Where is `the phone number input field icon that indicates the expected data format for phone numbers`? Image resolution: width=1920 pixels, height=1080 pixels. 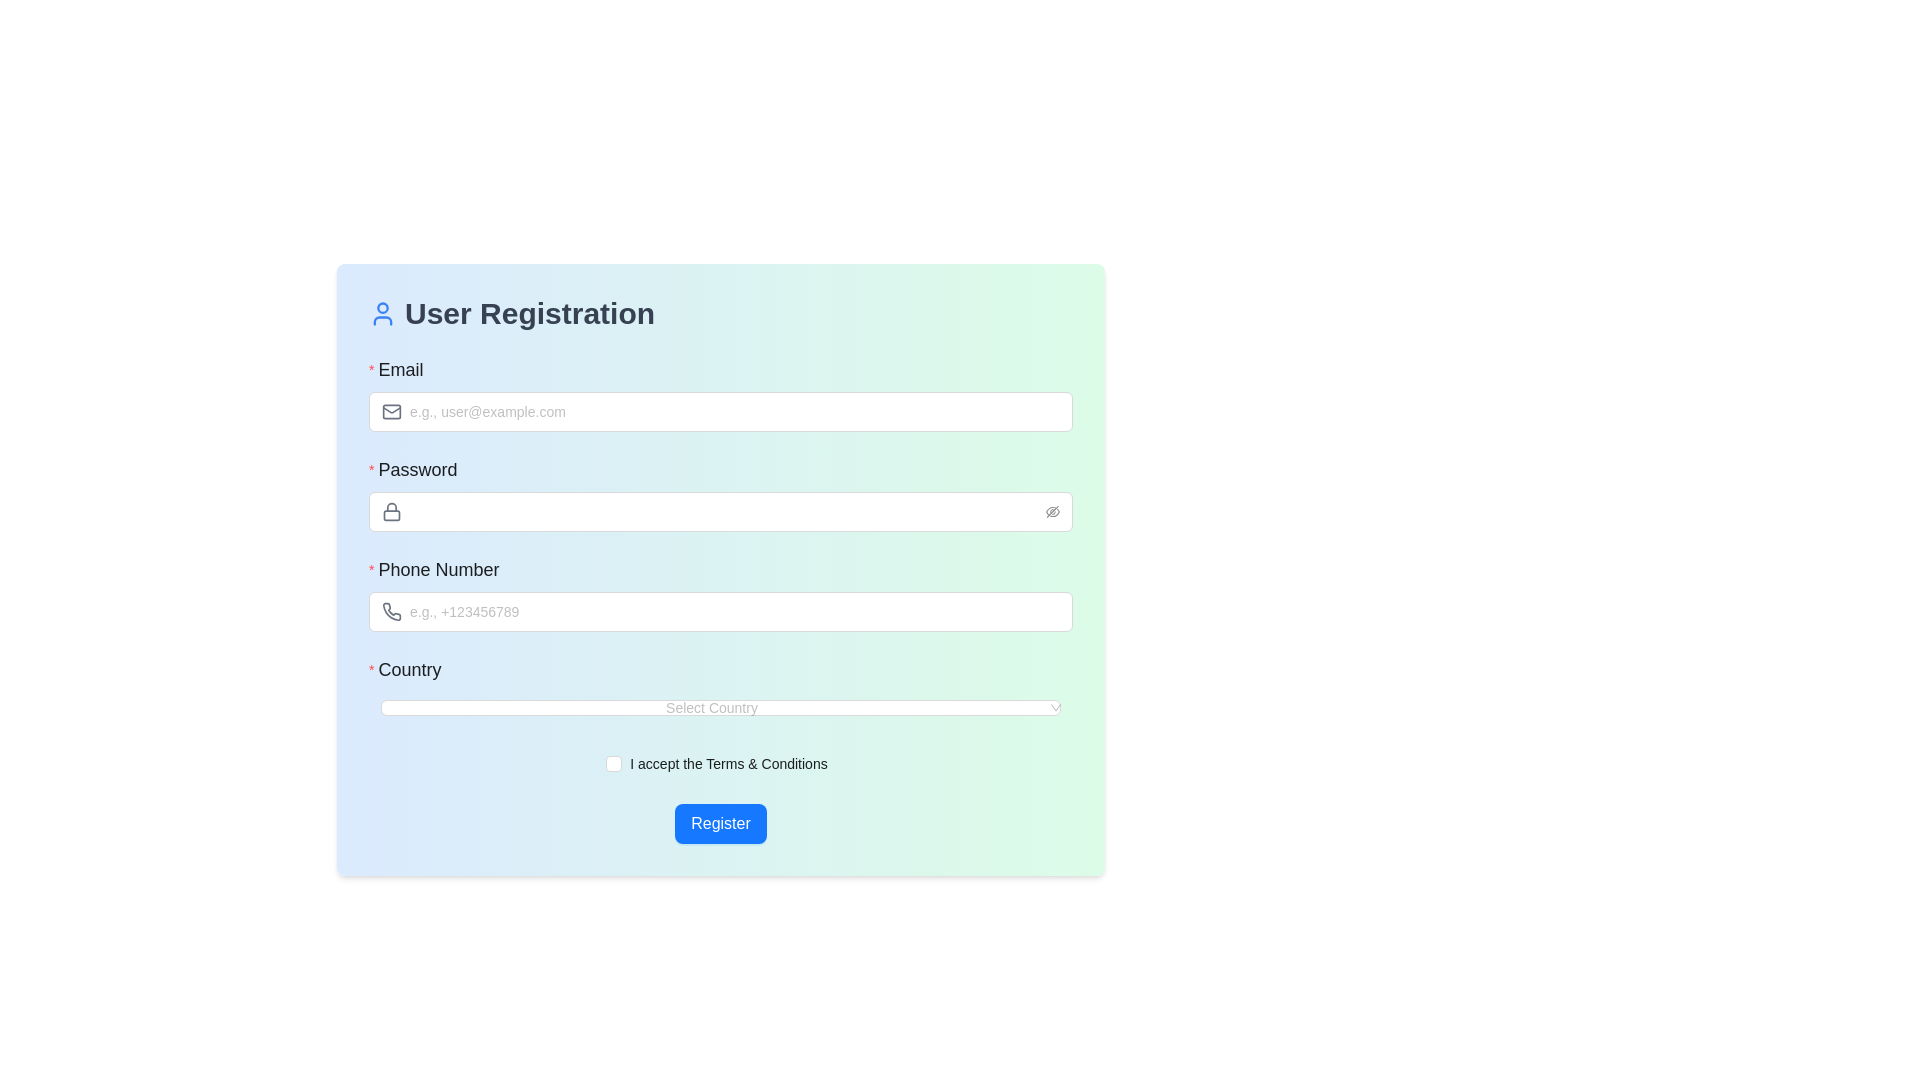
the phone number input field icon that indicates the expected data format for phone numbers is located at coordinates (393, 611).